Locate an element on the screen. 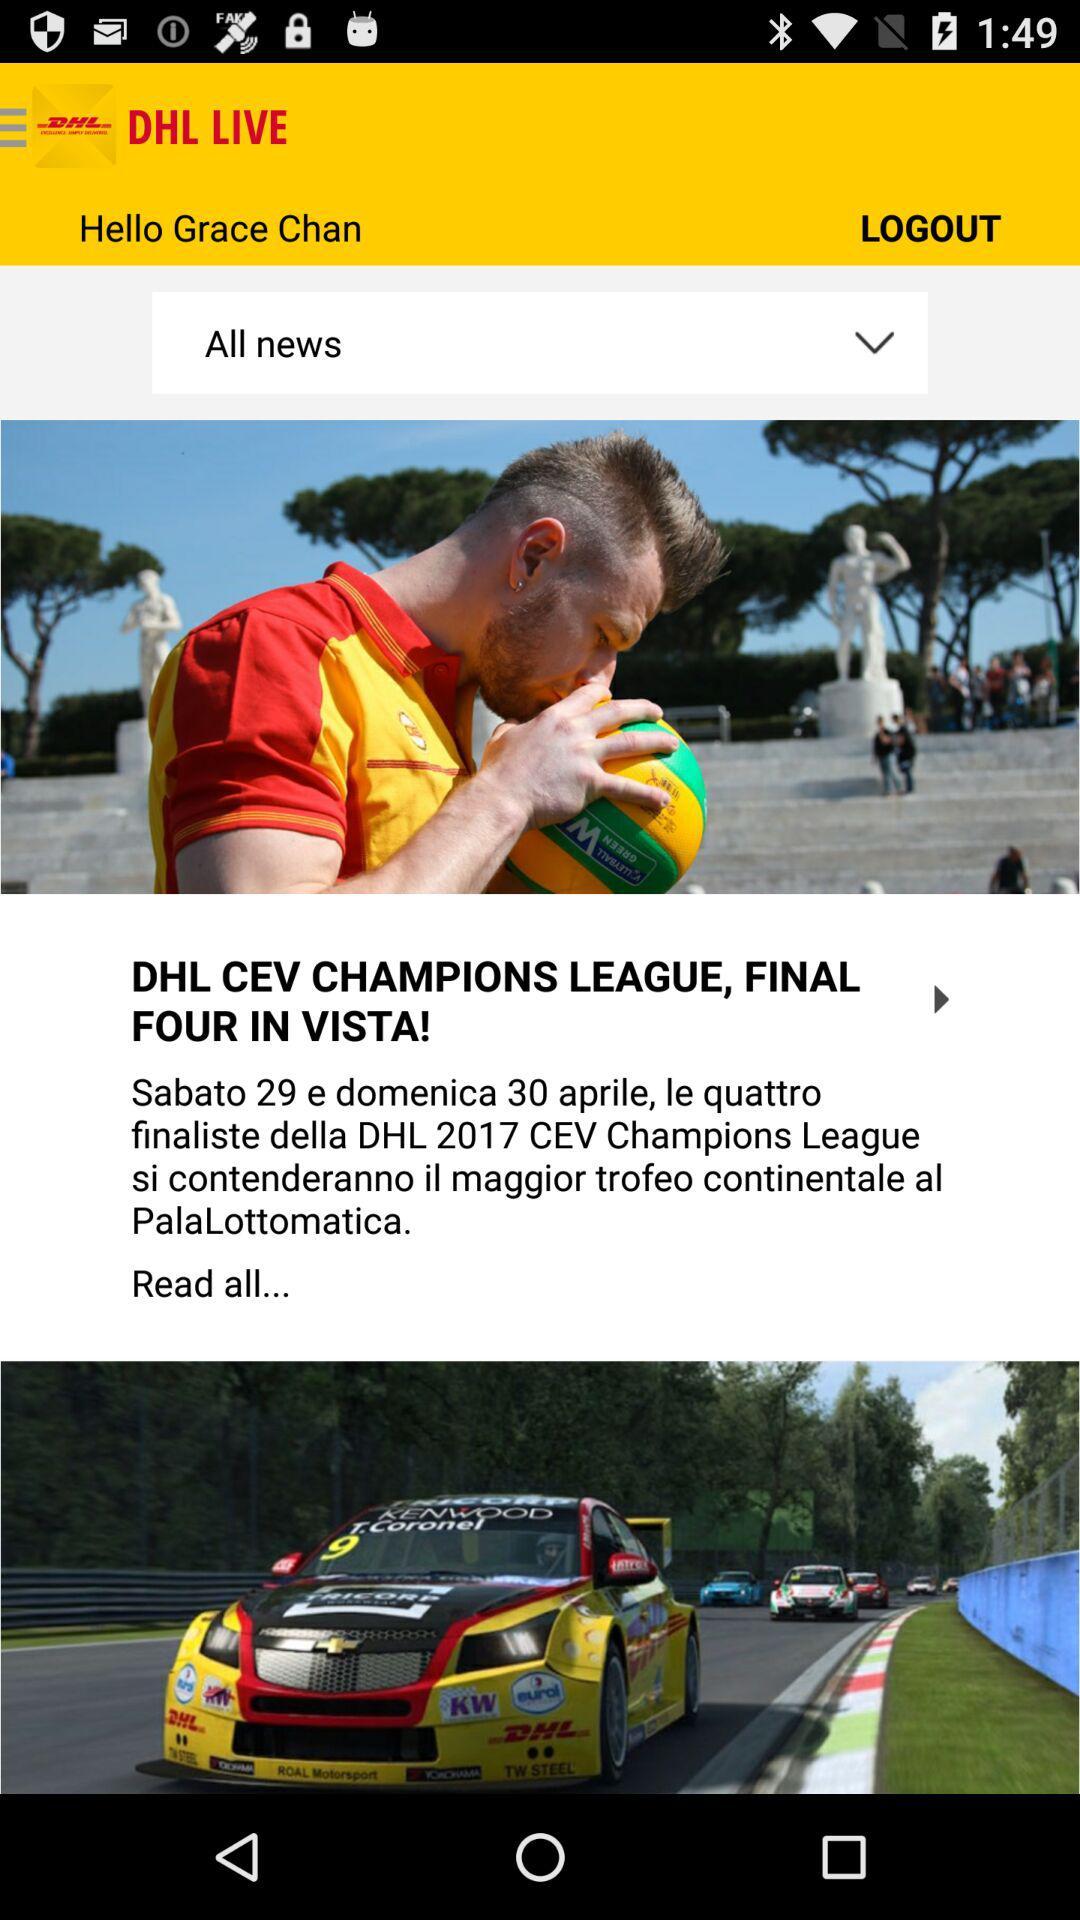 Image resolution: width=1080 pixels, height=1920 pixels. the read all... is located at coordinates (540, 1282).